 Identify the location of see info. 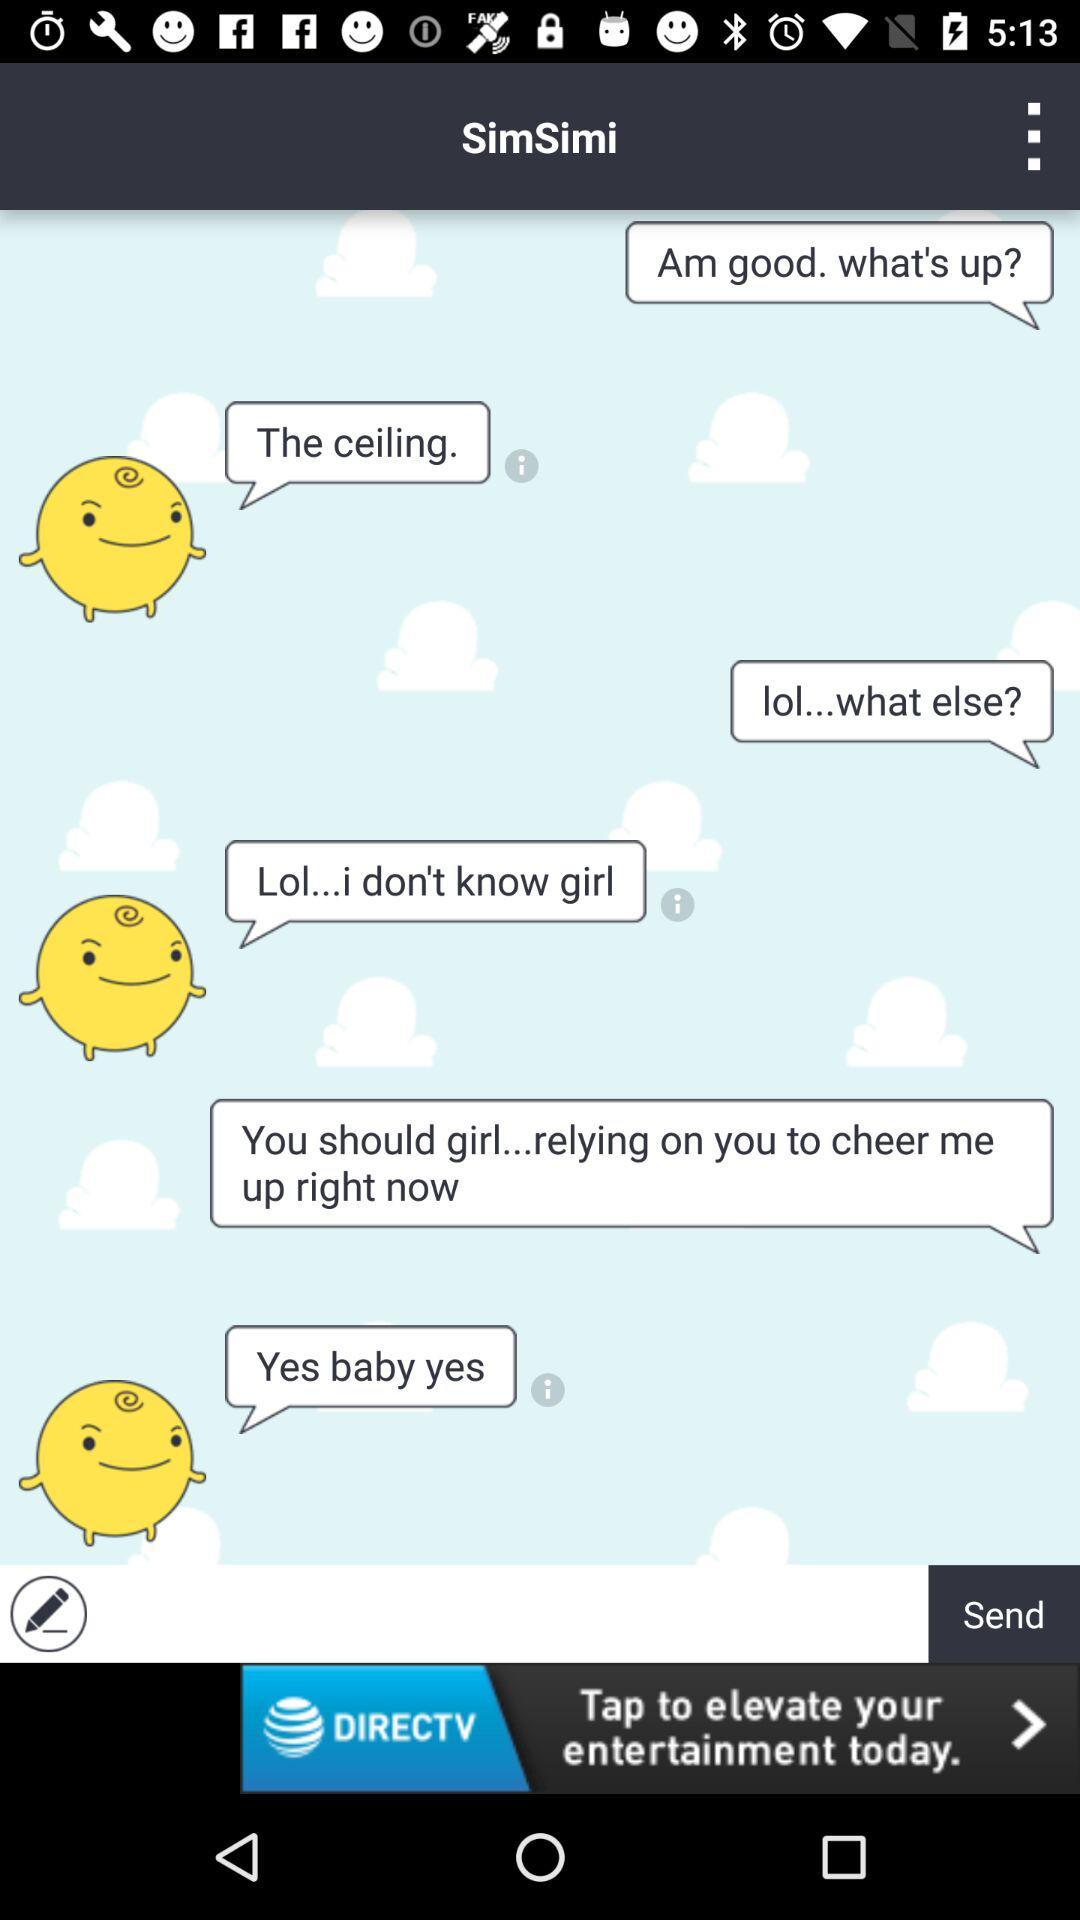
(547, 1389).